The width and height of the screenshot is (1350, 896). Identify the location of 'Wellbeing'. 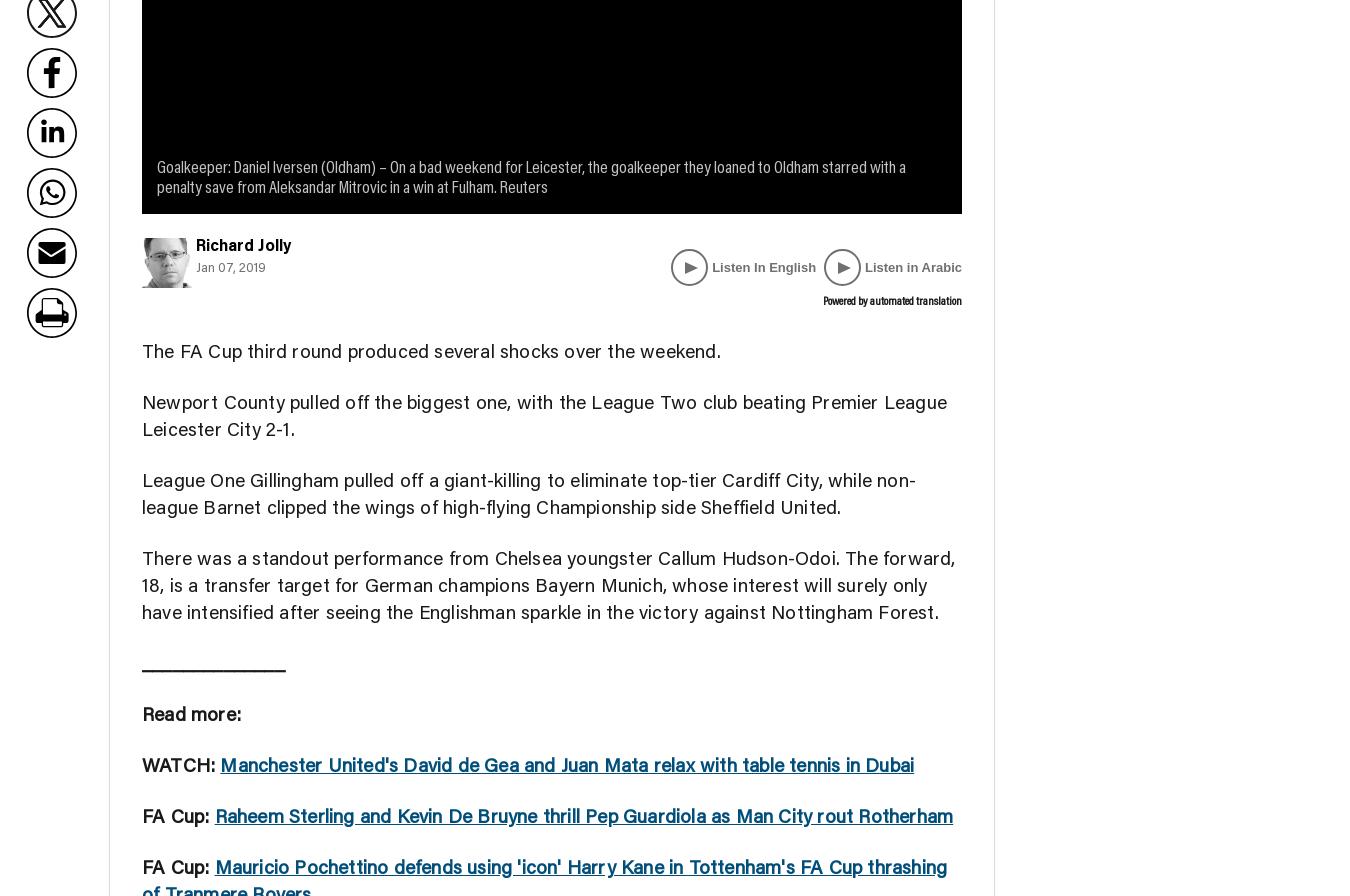
(835, 36).